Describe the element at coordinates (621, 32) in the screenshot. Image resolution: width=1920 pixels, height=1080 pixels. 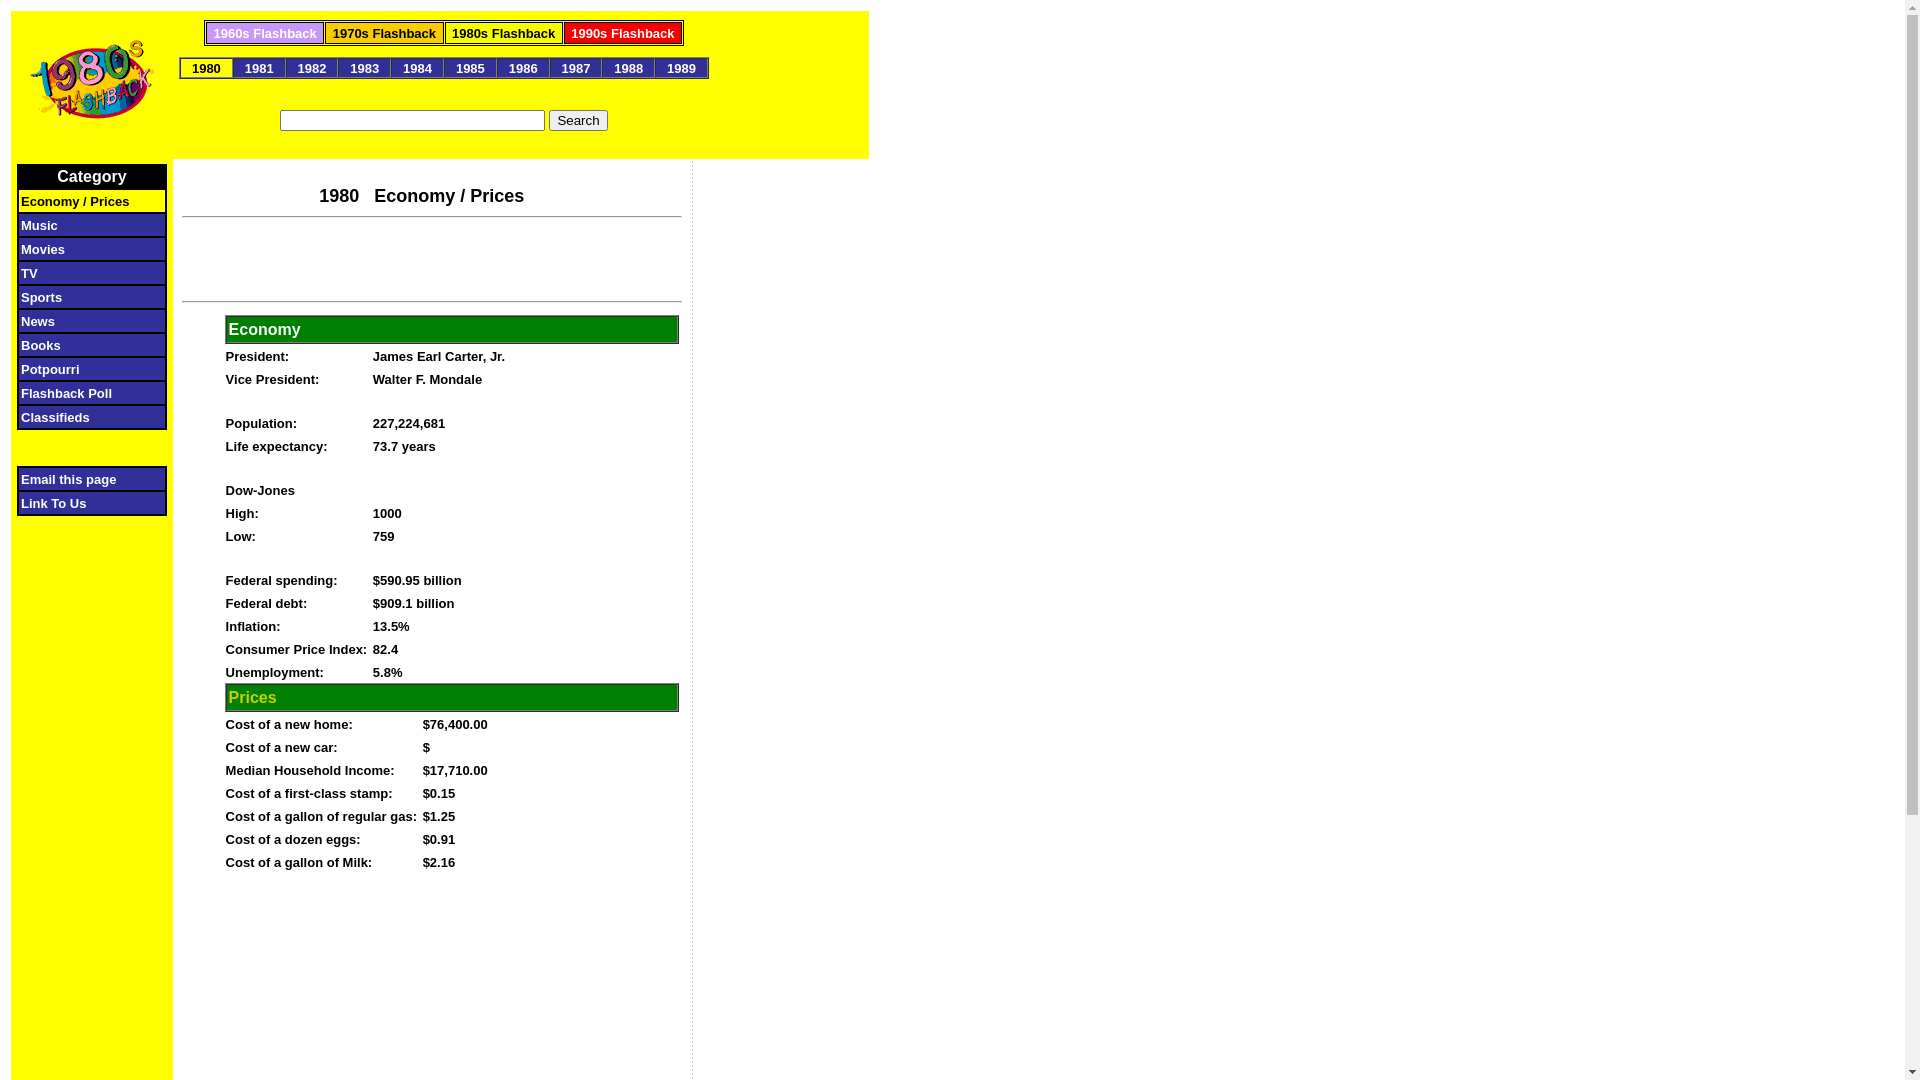
I see `'1990s Flashback'` at that location.